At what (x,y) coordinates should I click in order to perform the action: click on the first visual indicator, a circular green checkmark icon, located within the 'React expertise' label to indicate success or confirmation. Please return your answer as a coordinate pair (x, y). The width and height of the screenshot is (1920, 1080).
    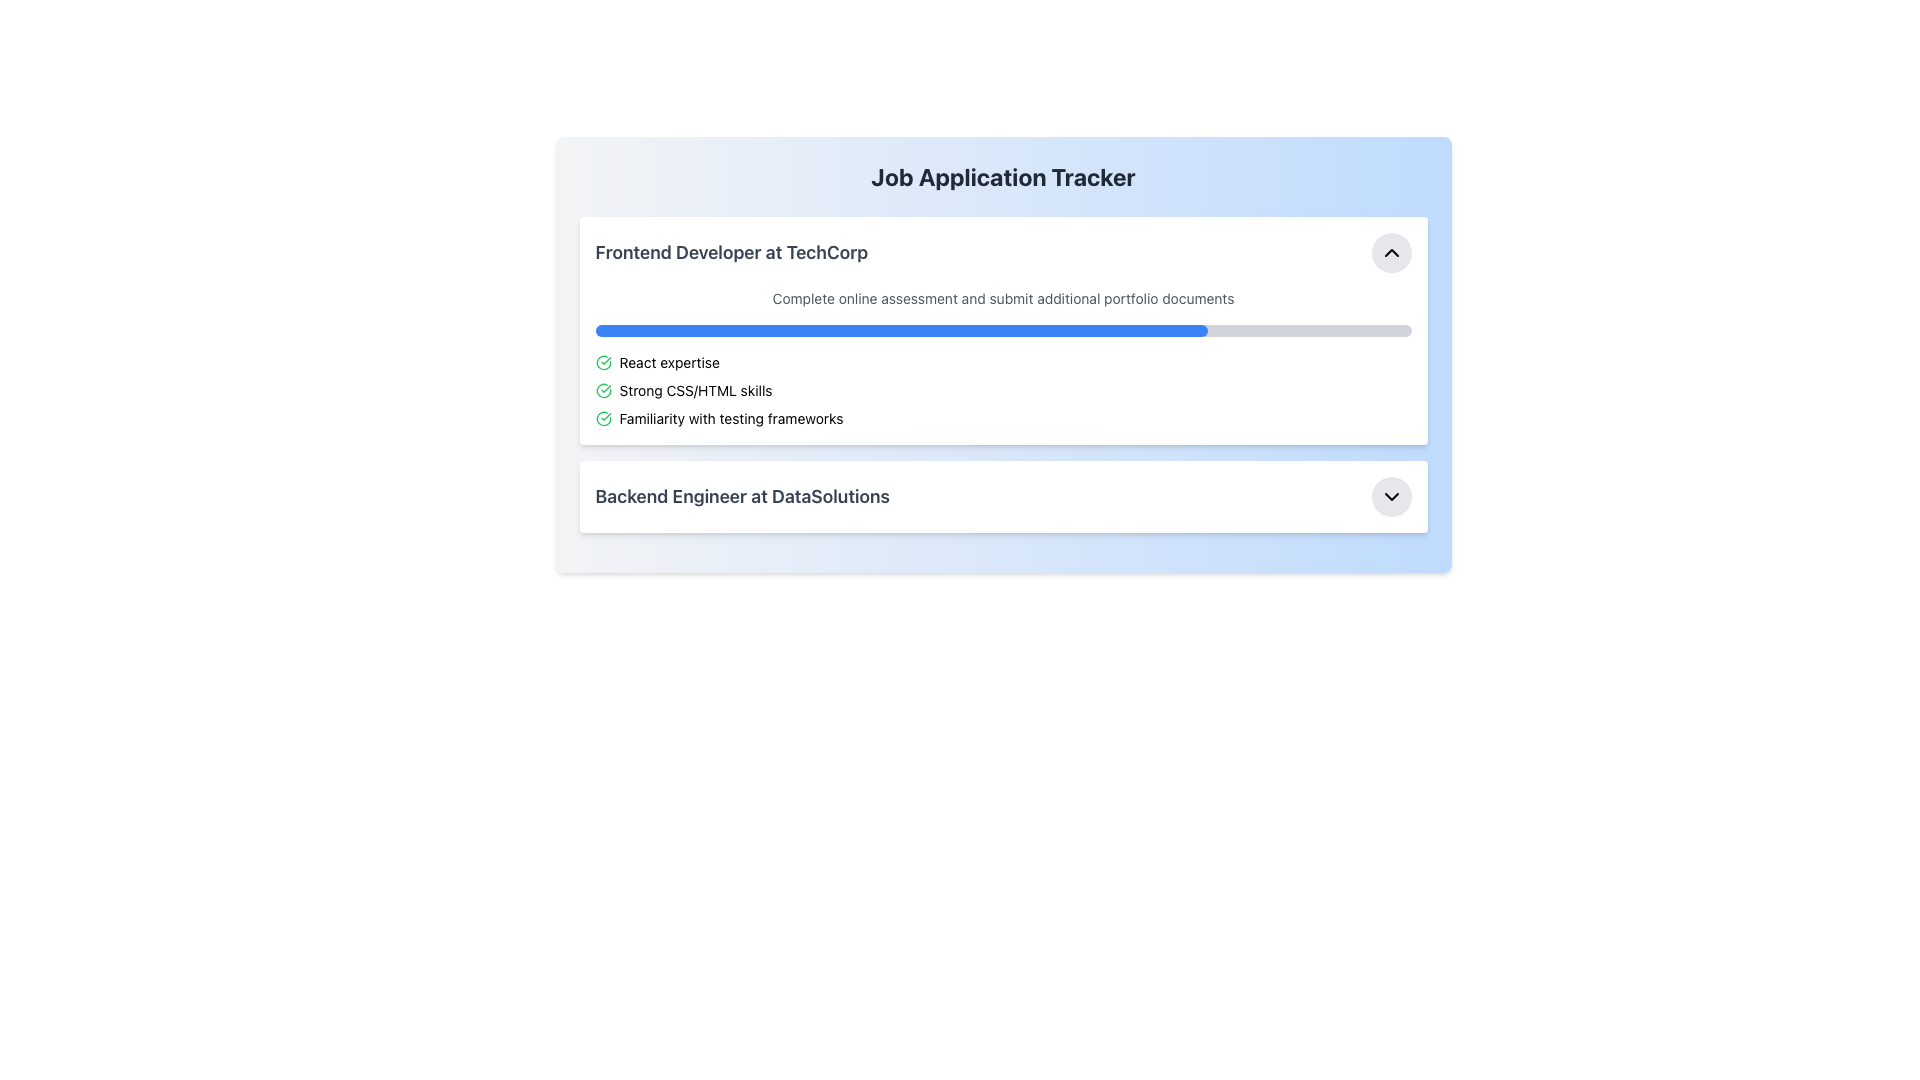
    Looking at the image, I should click on (602, 362).